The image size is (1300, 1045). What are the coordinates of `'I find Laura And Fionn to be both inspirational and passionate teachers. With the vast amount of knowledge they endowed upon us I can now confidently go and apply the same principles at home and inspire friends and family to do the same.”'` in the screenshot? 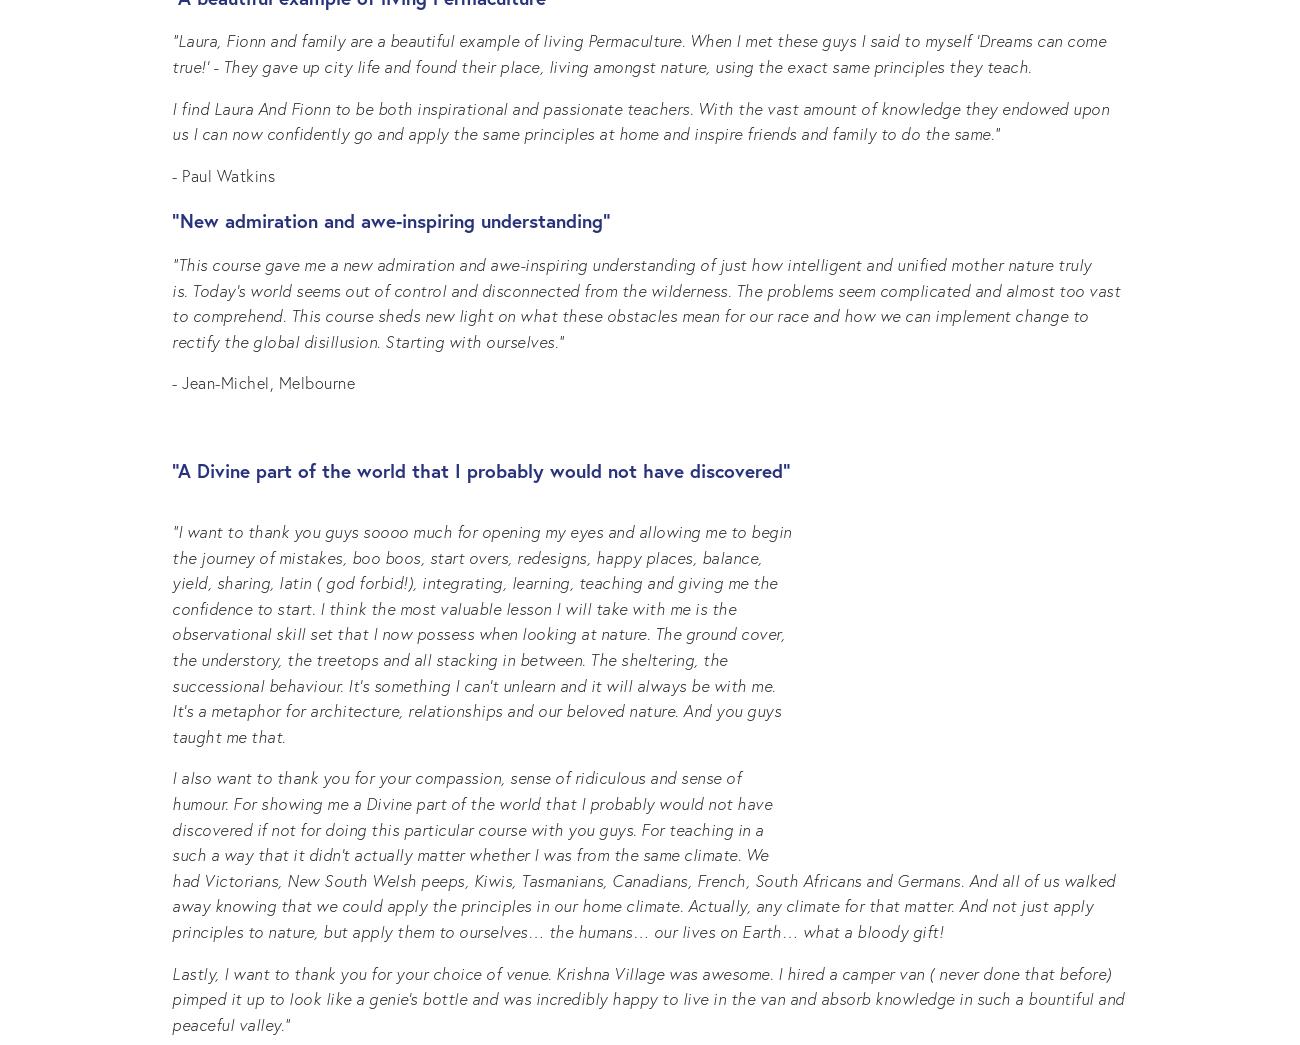 It's located at (642, 119).